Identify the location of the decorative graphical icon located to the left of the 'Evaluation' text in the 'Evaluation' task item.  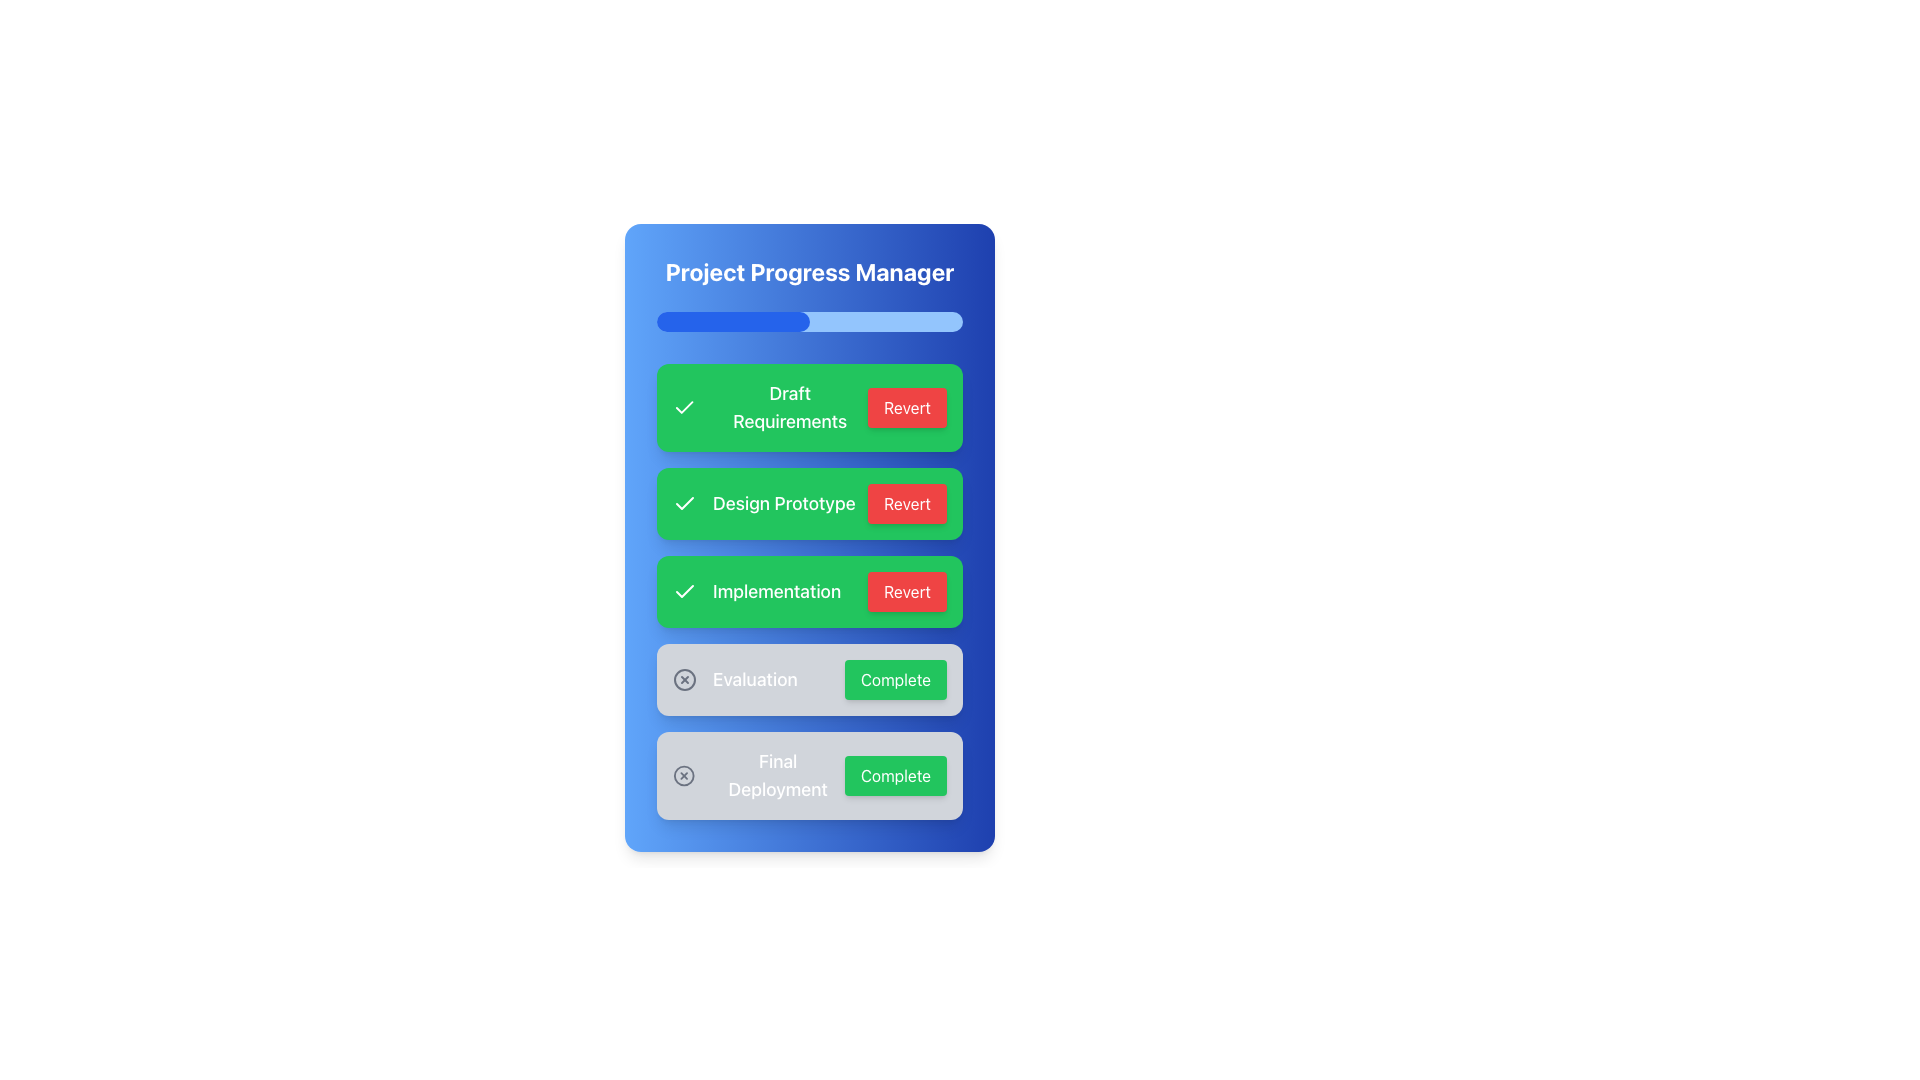
(685, 678).